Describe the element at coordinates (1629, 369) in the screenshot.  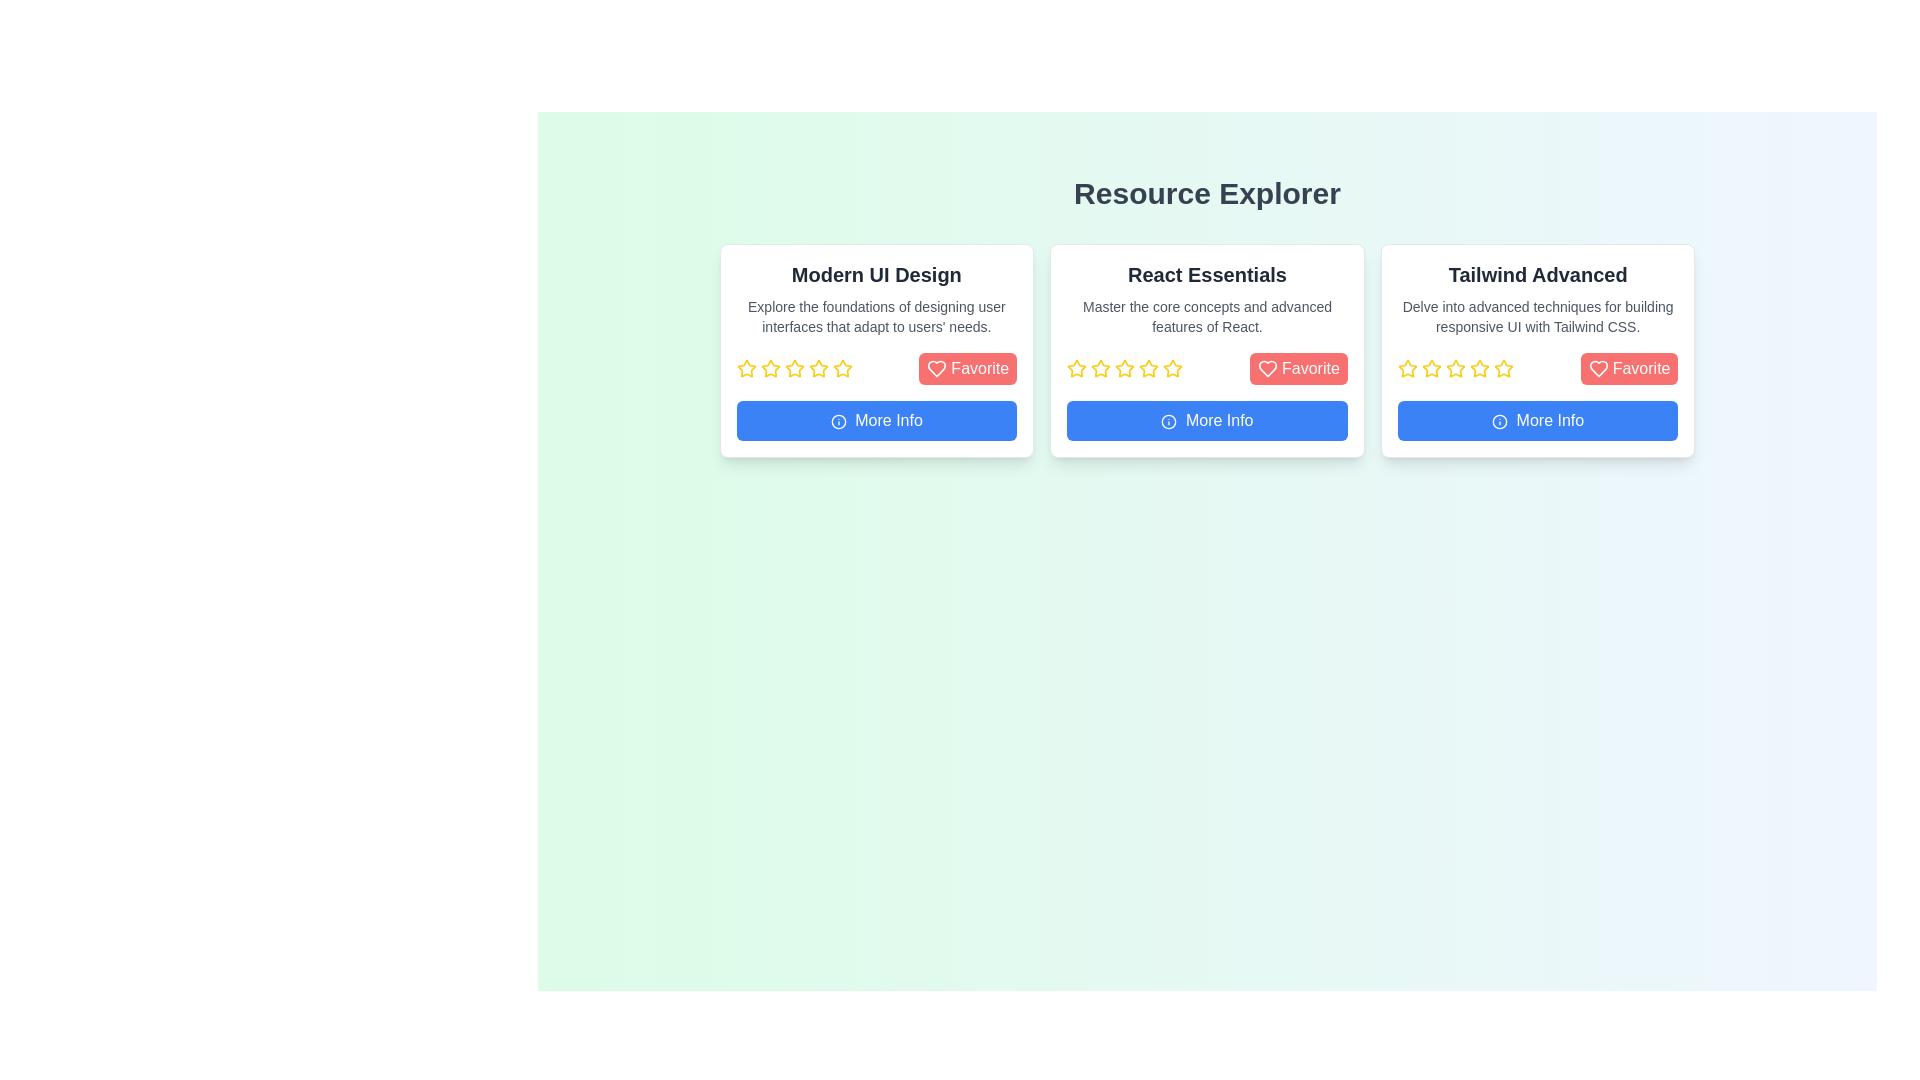
I see `the 'Tailwind Advanced' favorite button located at the top-right of the 'Tailwind Advanced' card to trigger the hover effect` at that location.